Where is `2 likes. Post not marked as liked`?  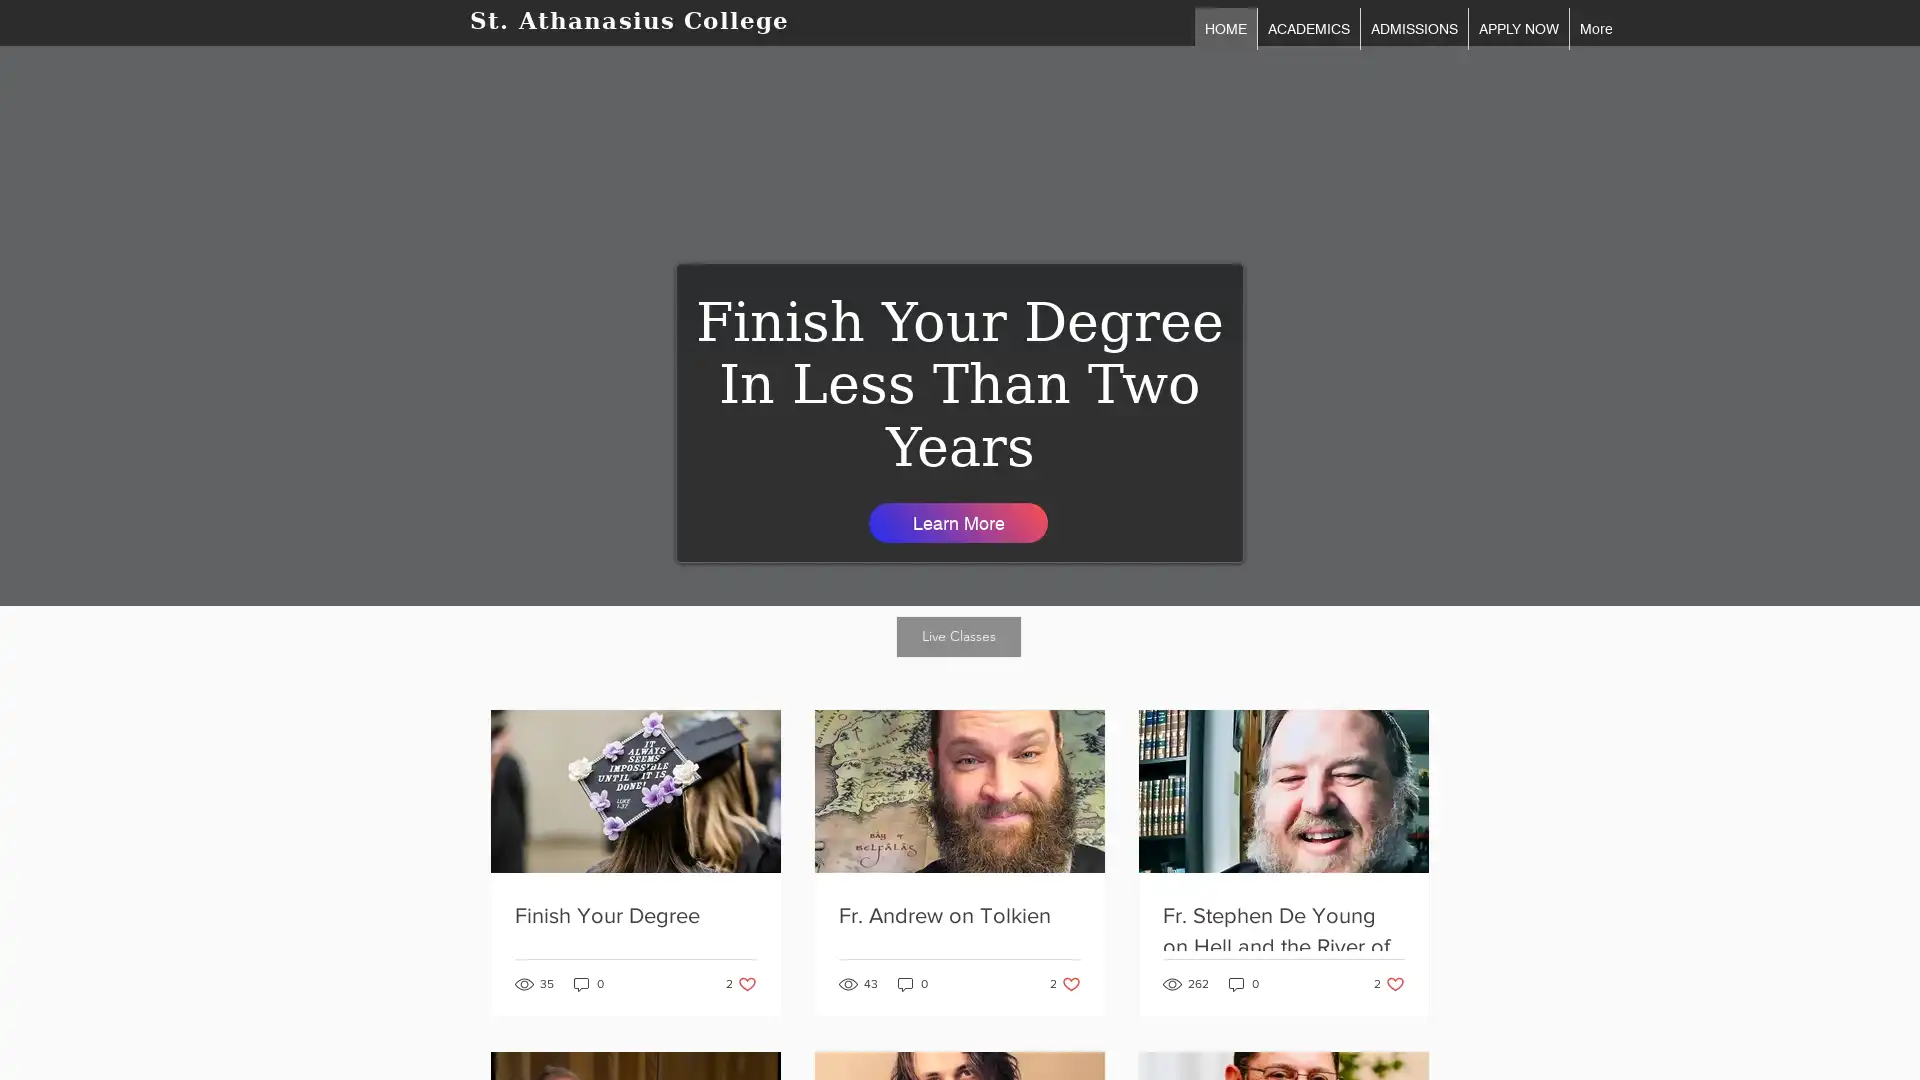 2 likes. Post not marked as liked is located at coordinates (740, 982).